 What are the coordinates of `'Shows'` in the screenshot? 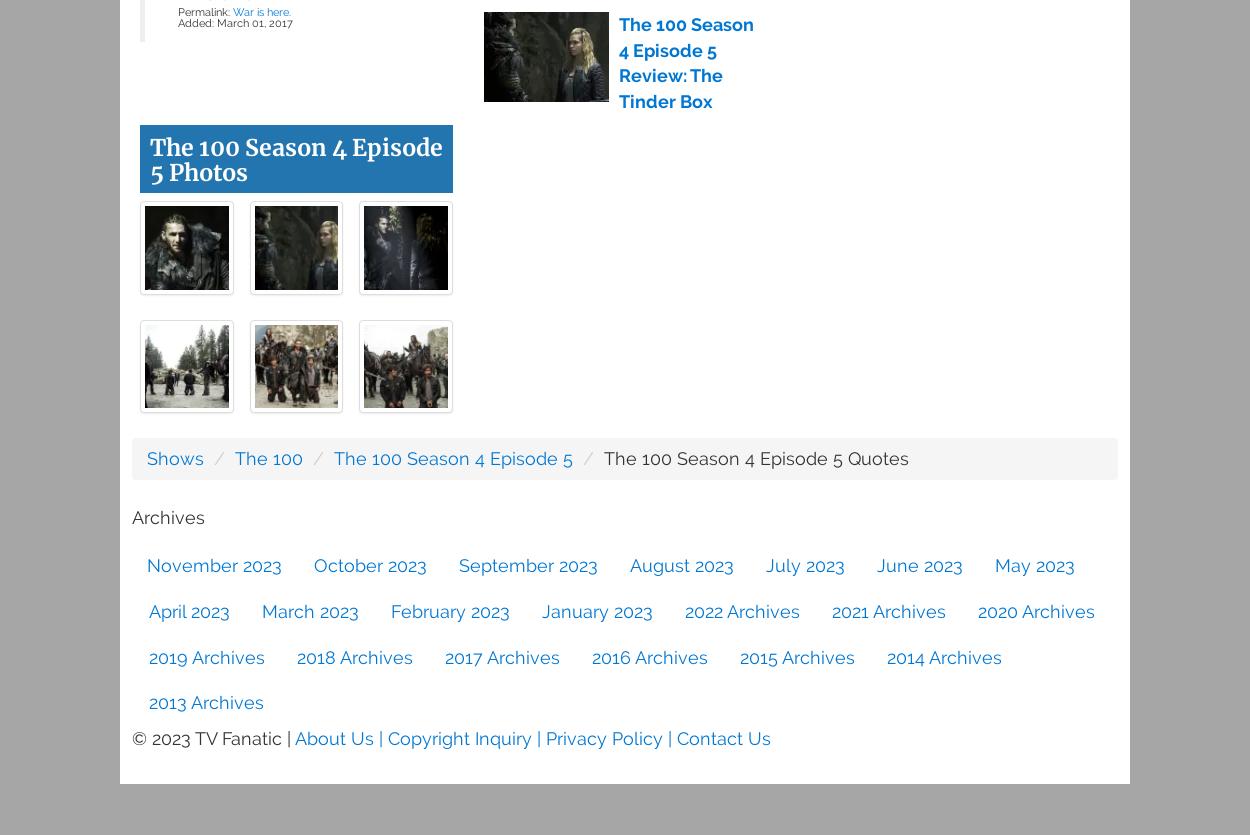 It's located at (175, 457).